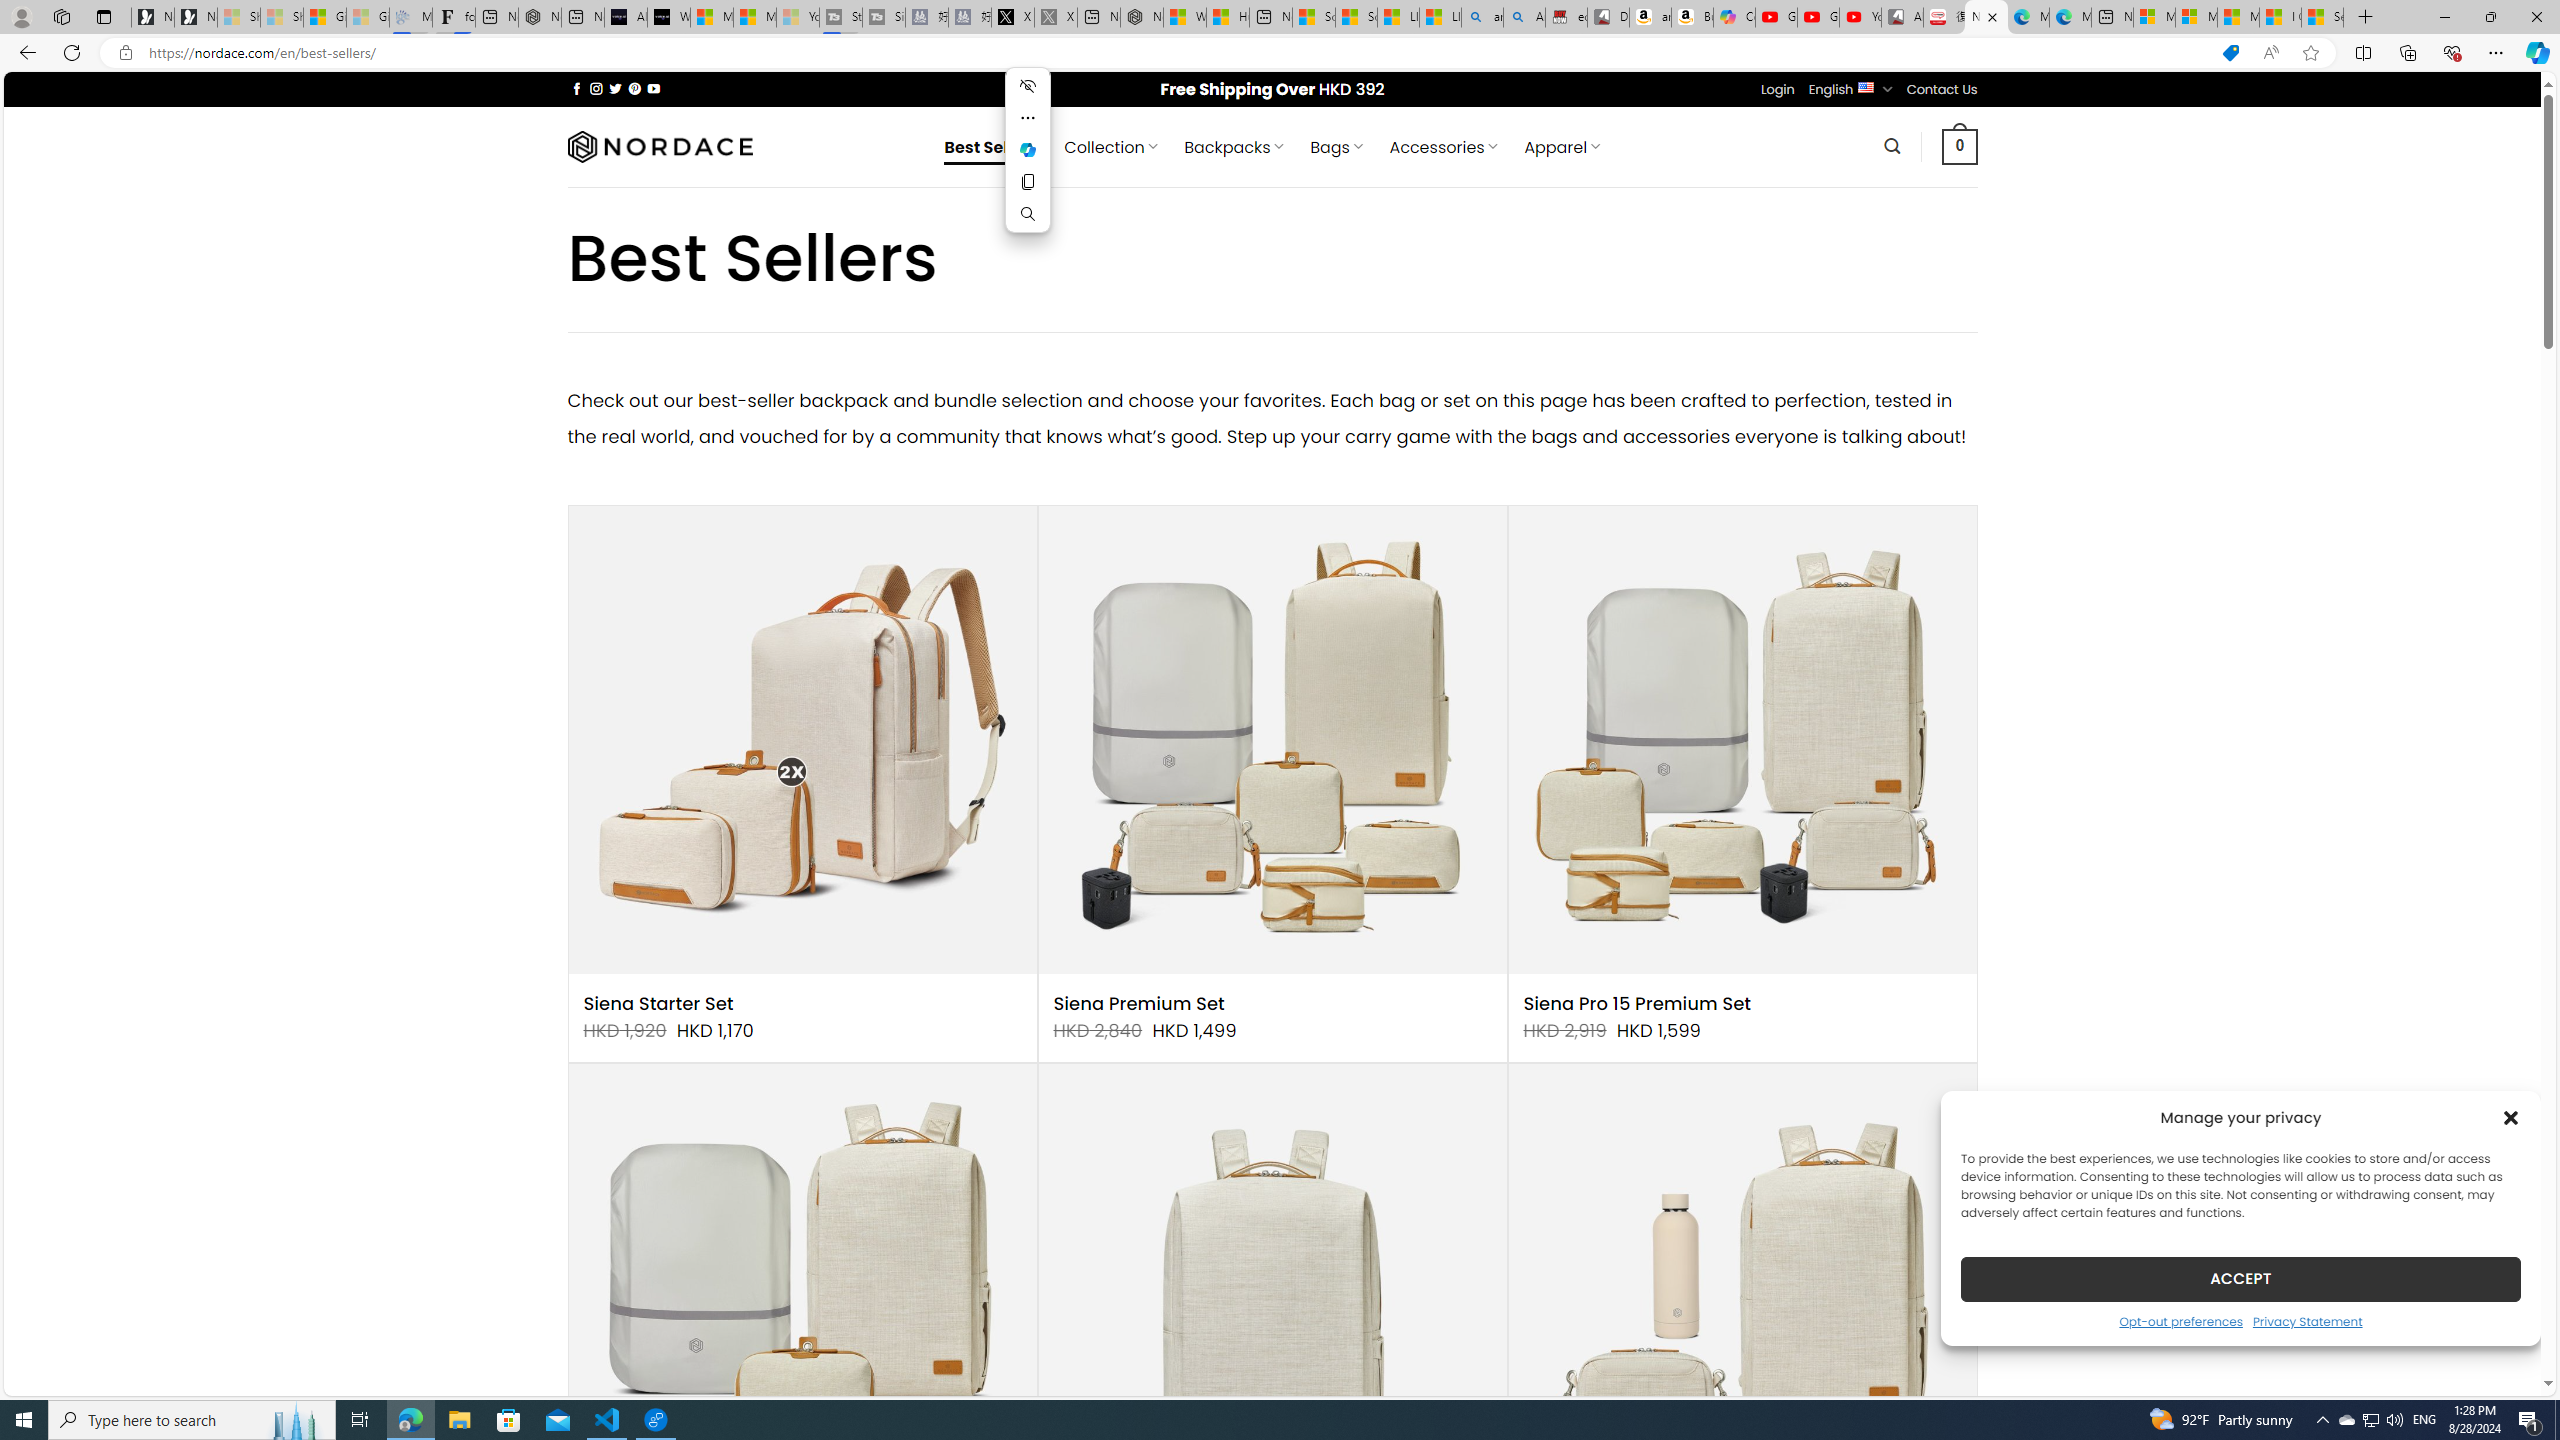 This screenshot has height=1440, width=2560. Describe the element at coordinates (1960, 145) in the screenshot. I see `' 0 '` at that location.